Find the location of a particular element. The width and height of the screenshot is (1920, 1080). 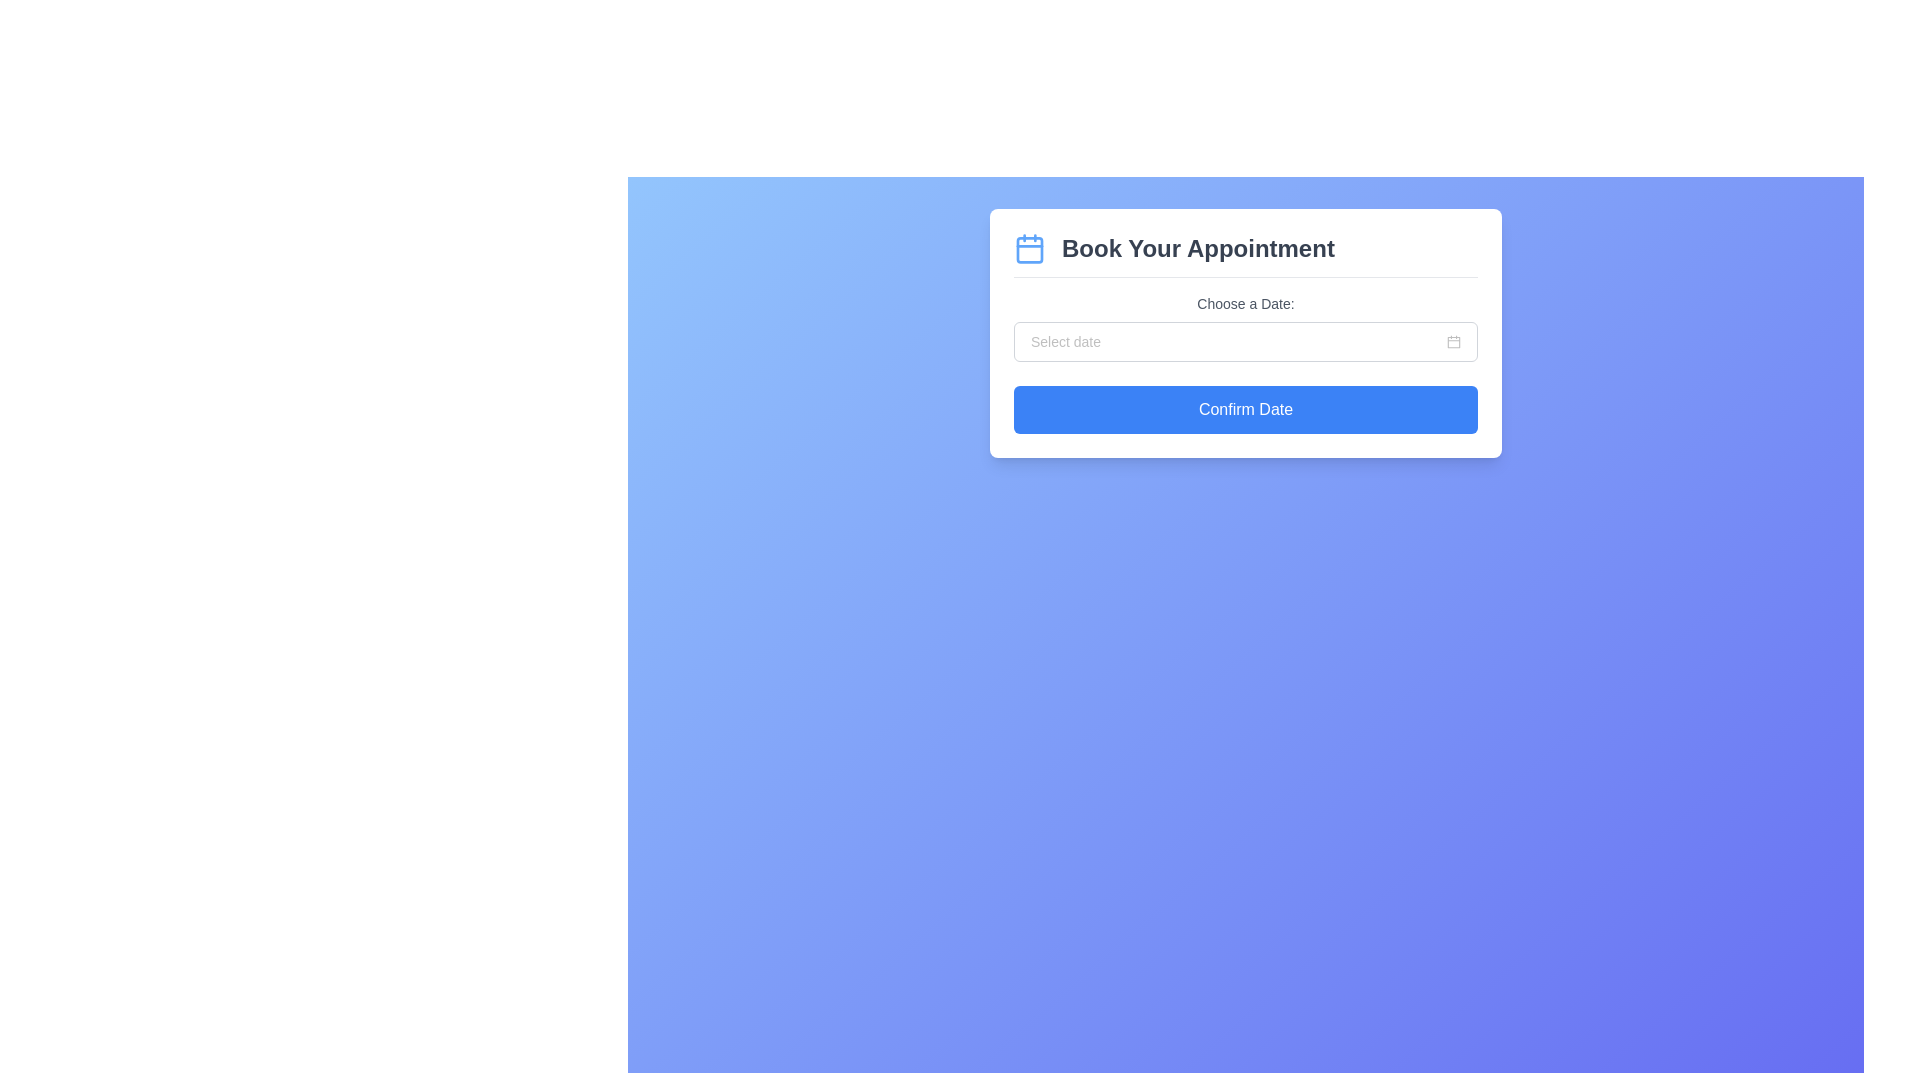

the calendar icon with a blue outline, which is positioned to the left of the 'Book Your Appointment' text is located at coordinates (1030, 248).